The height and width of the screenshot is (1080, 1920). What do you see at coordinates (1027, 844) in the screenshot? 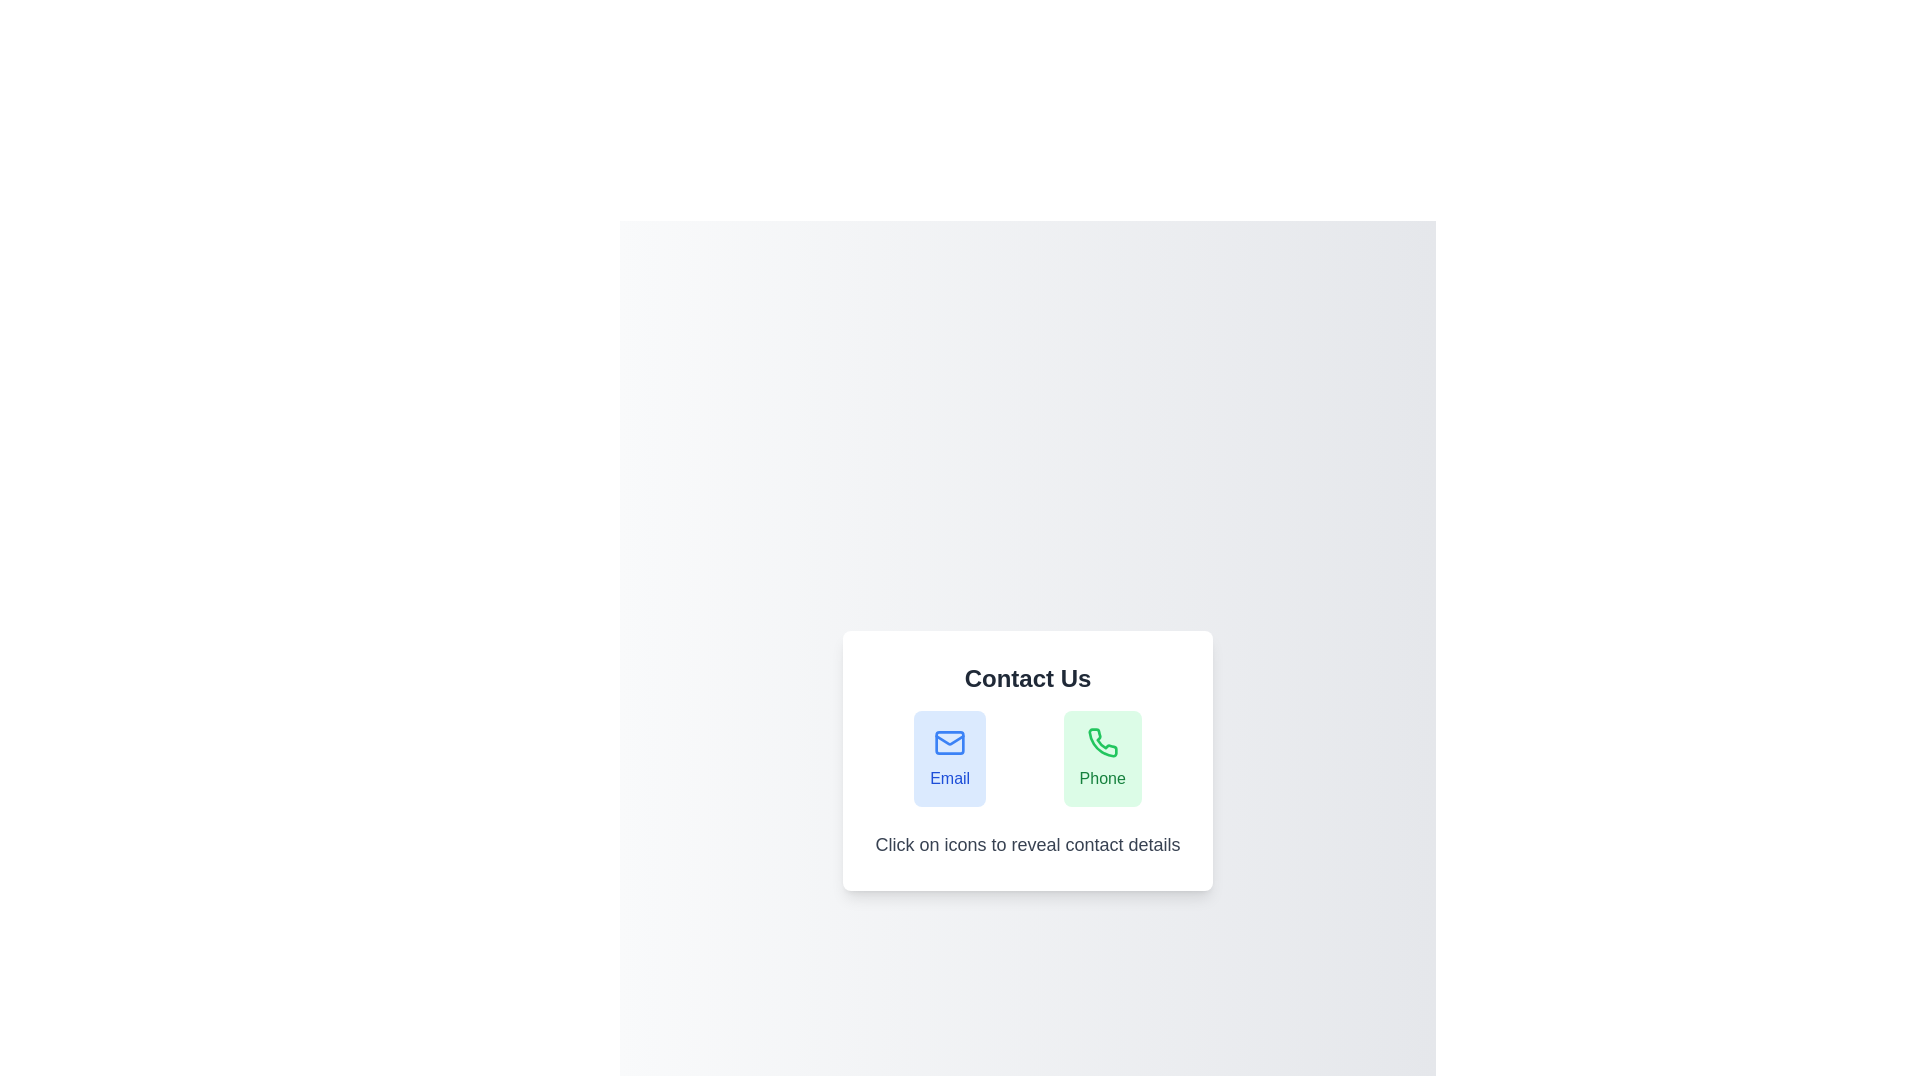
I see `the text label that reads 'Click on icons` at bounding box center [1027, 844].